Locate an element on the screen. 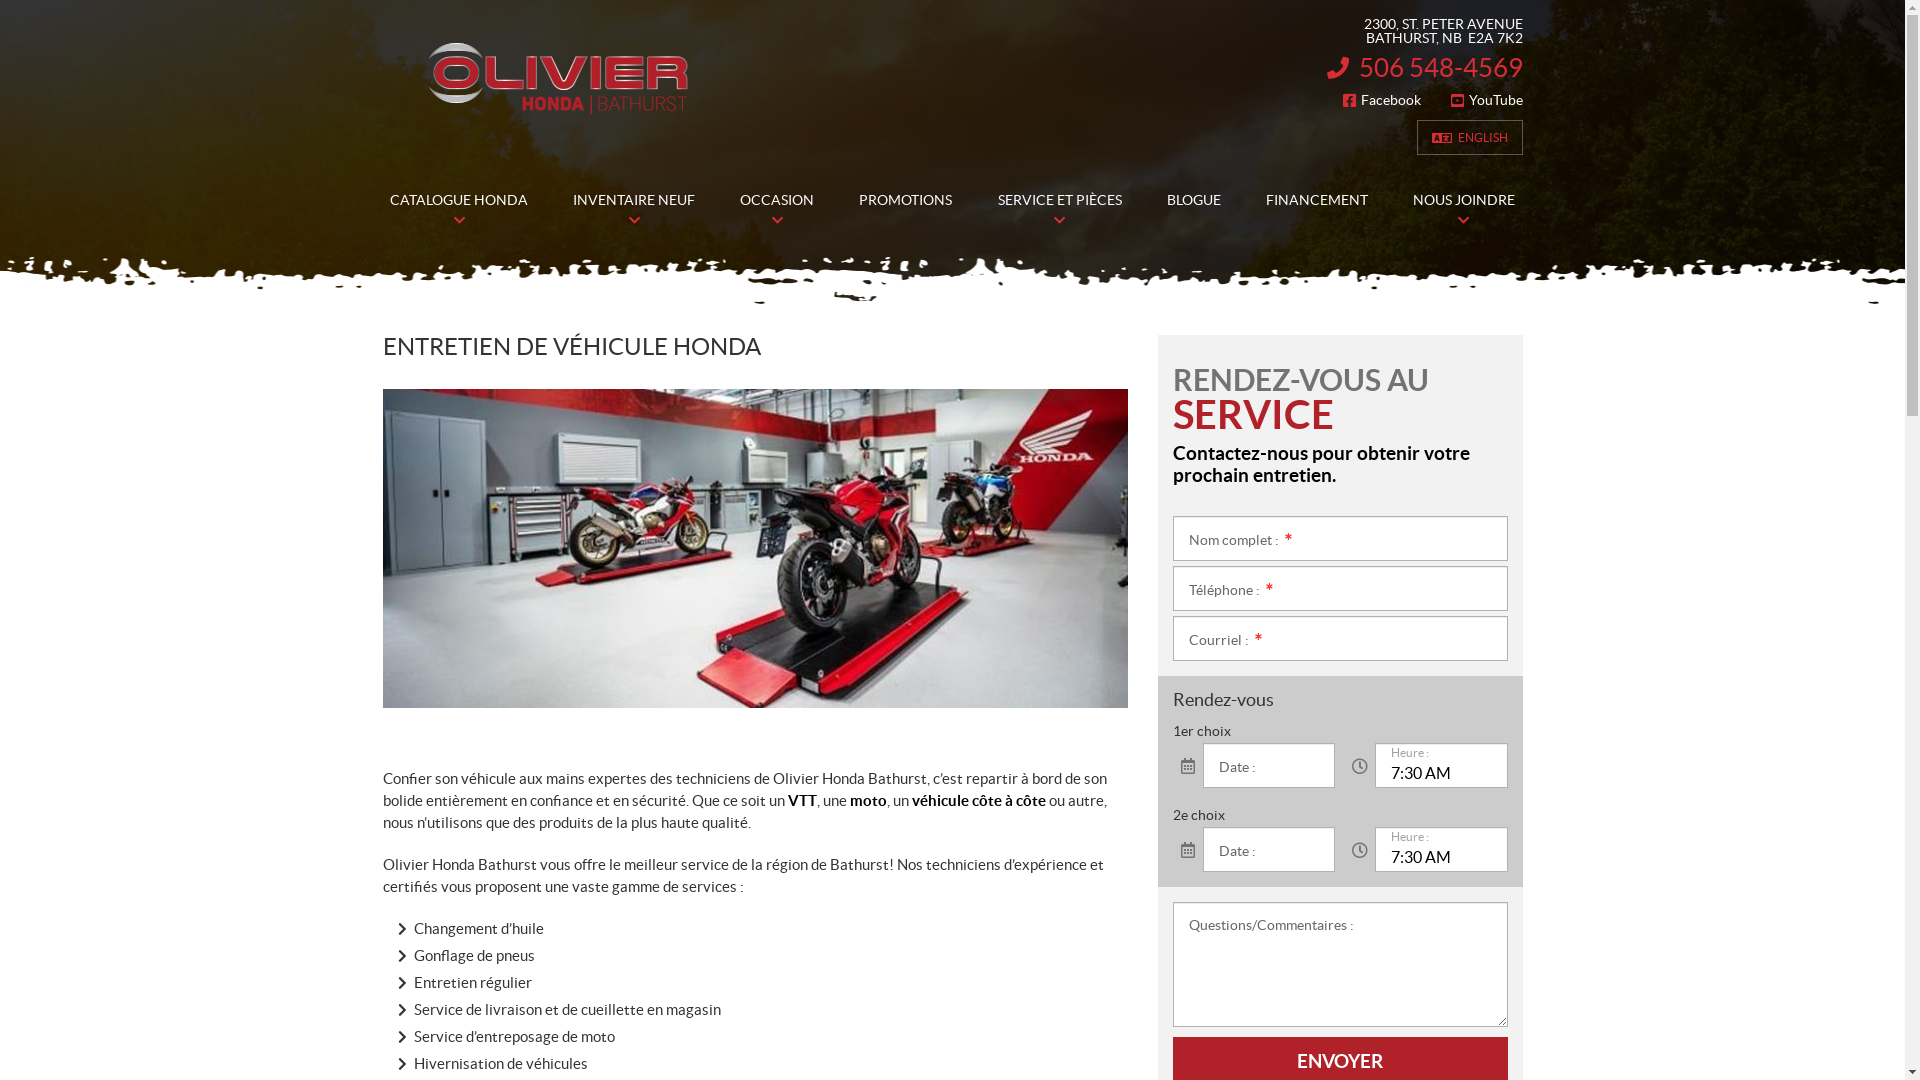  'Facebook' is located at coordinates (1380, 100).